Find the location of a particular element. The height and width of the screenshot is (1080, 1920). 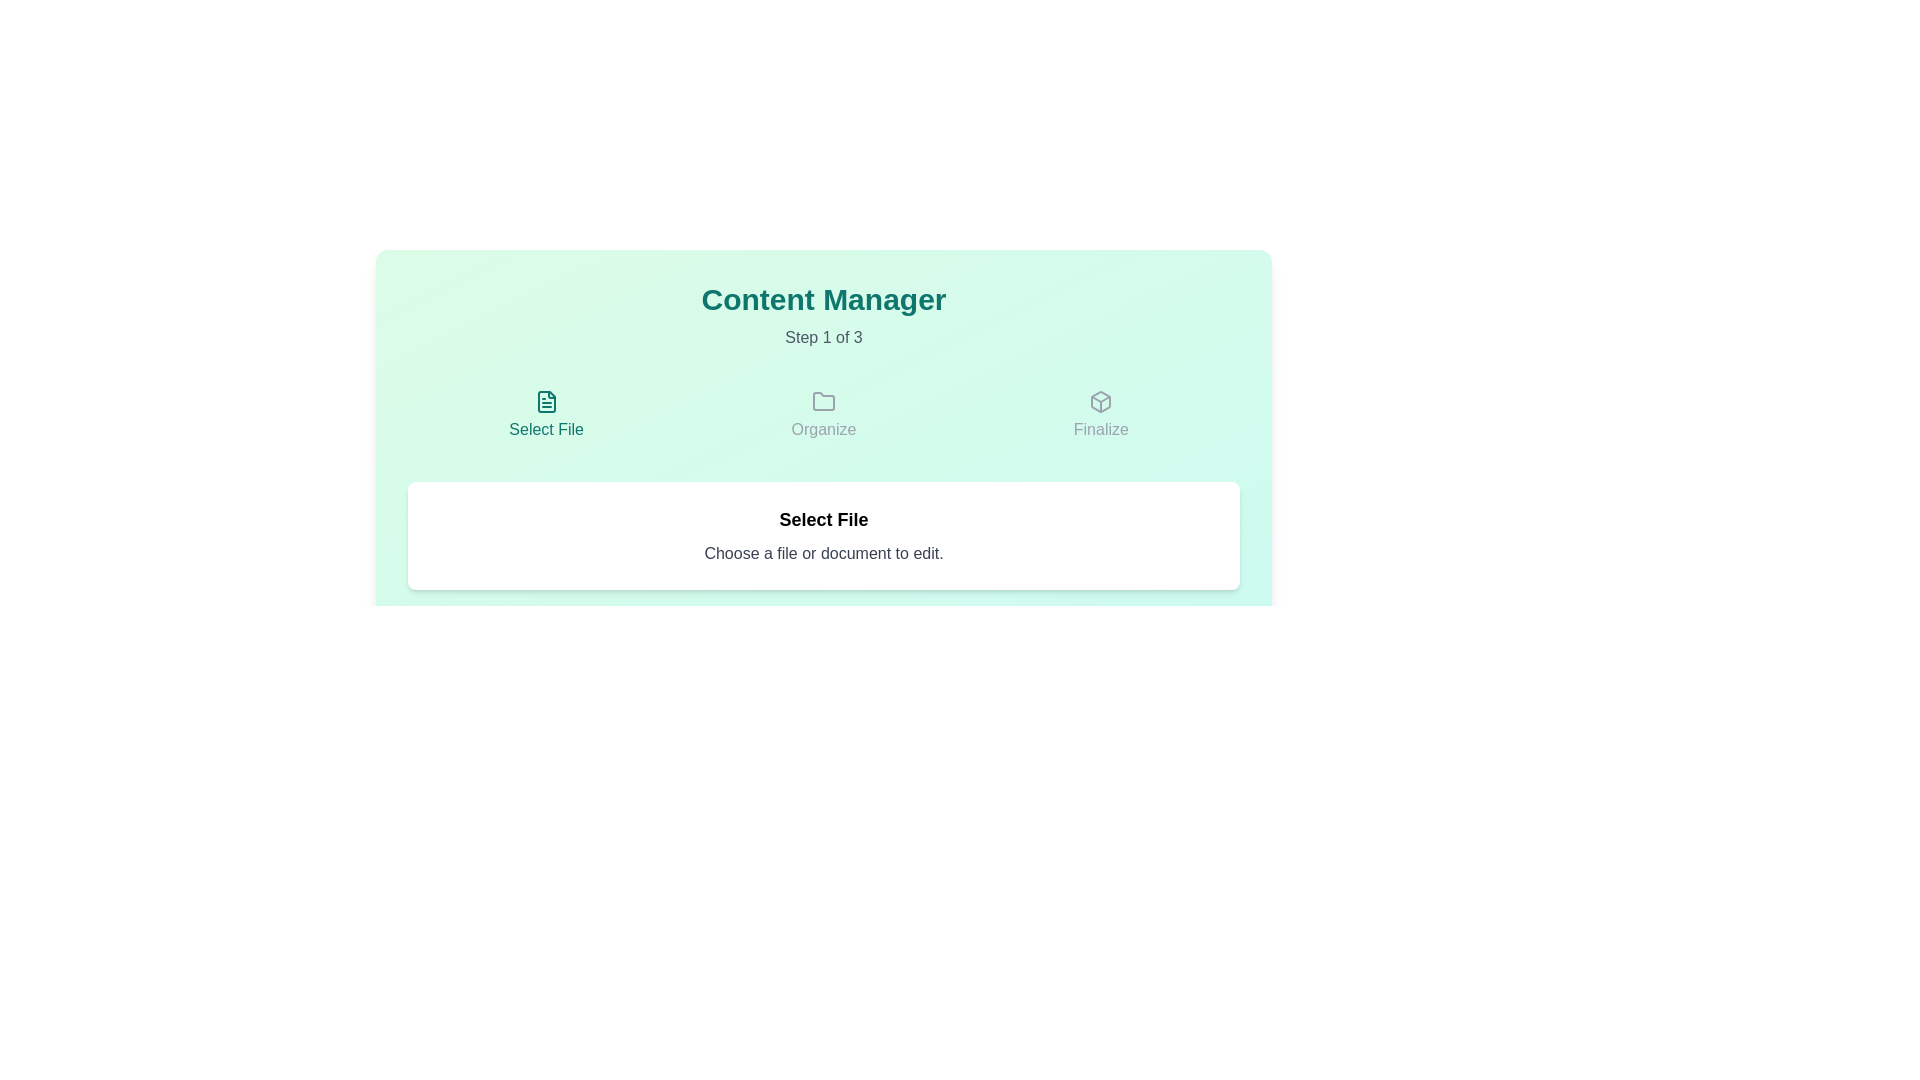

the folder icon located under the 'Organize' label, centered in the second column beneath 'Content Manager: Step 1 of 3' is located at coordinates (824, 401).